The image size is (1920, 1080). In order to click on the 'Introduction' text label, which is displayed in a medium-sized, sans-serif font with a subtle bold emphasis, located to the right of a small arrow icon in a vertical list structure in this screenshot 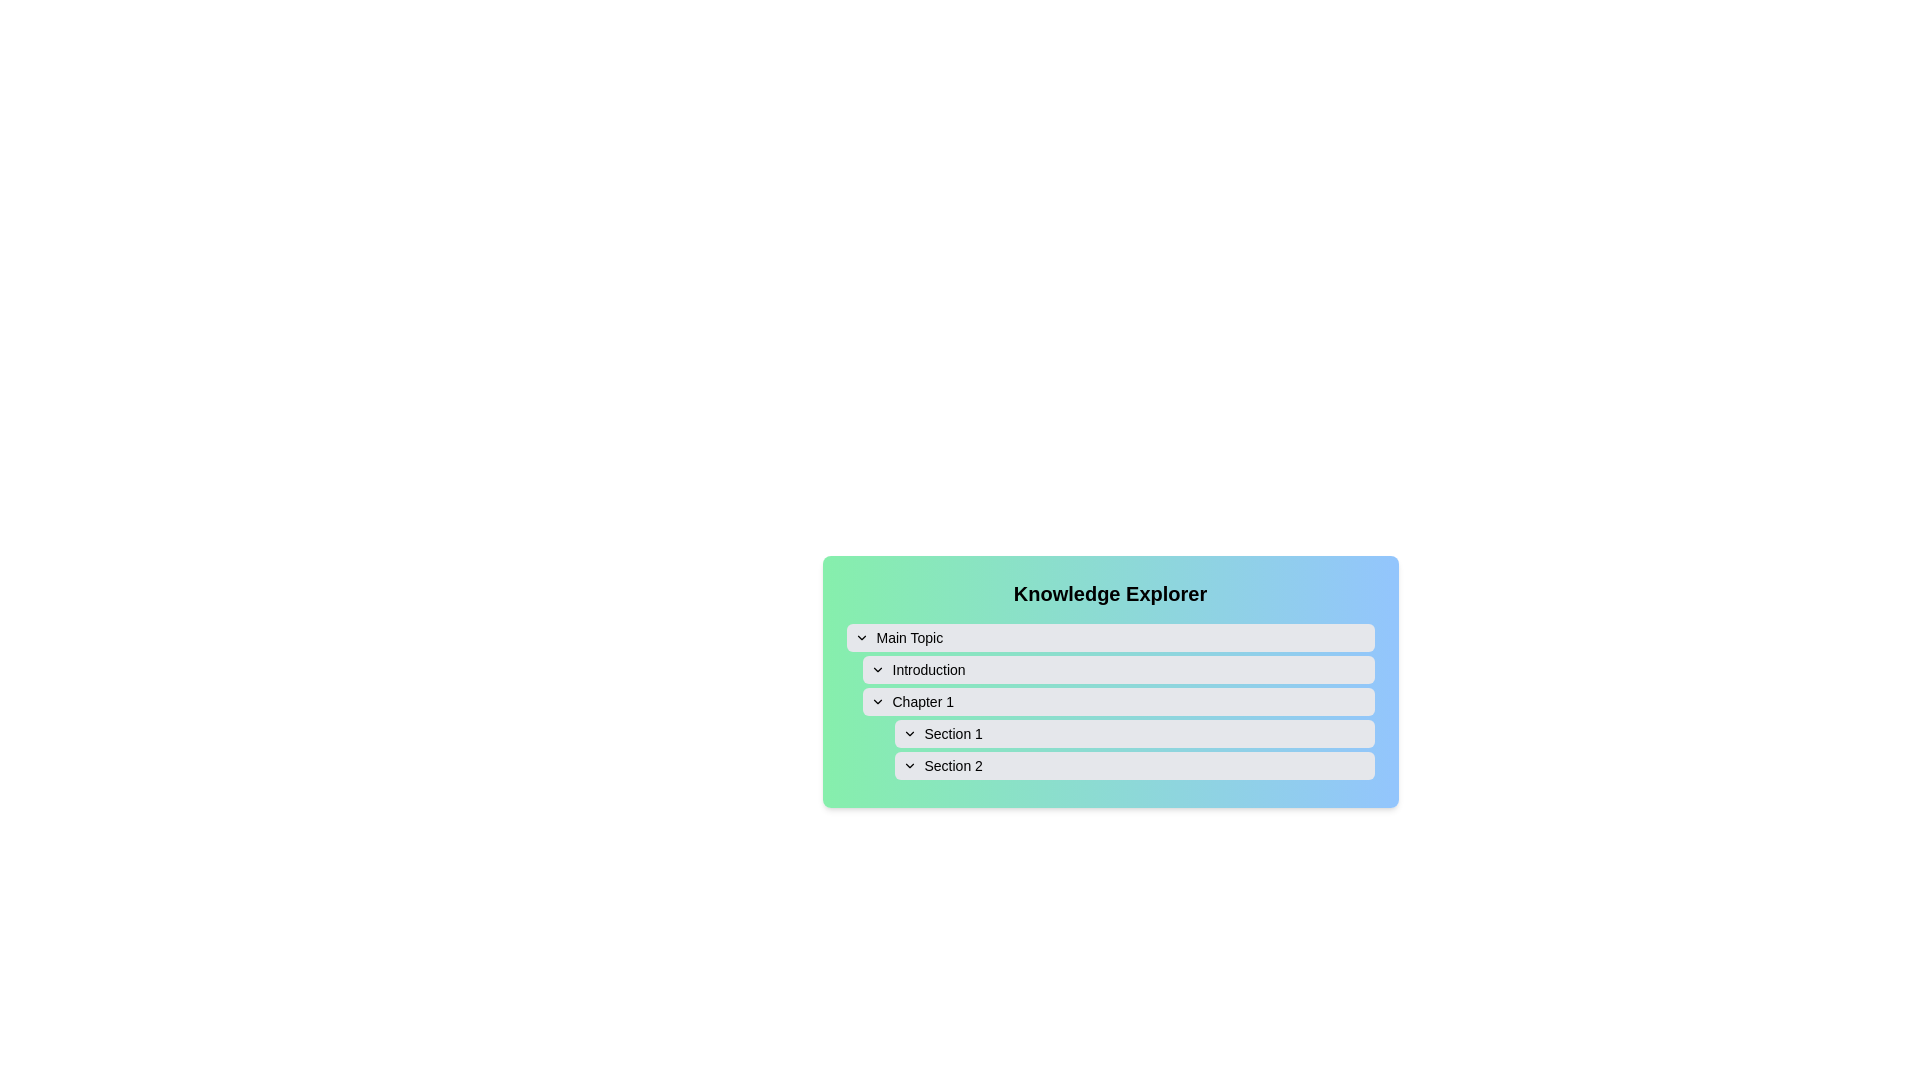, I will do `click(928, 670)`.